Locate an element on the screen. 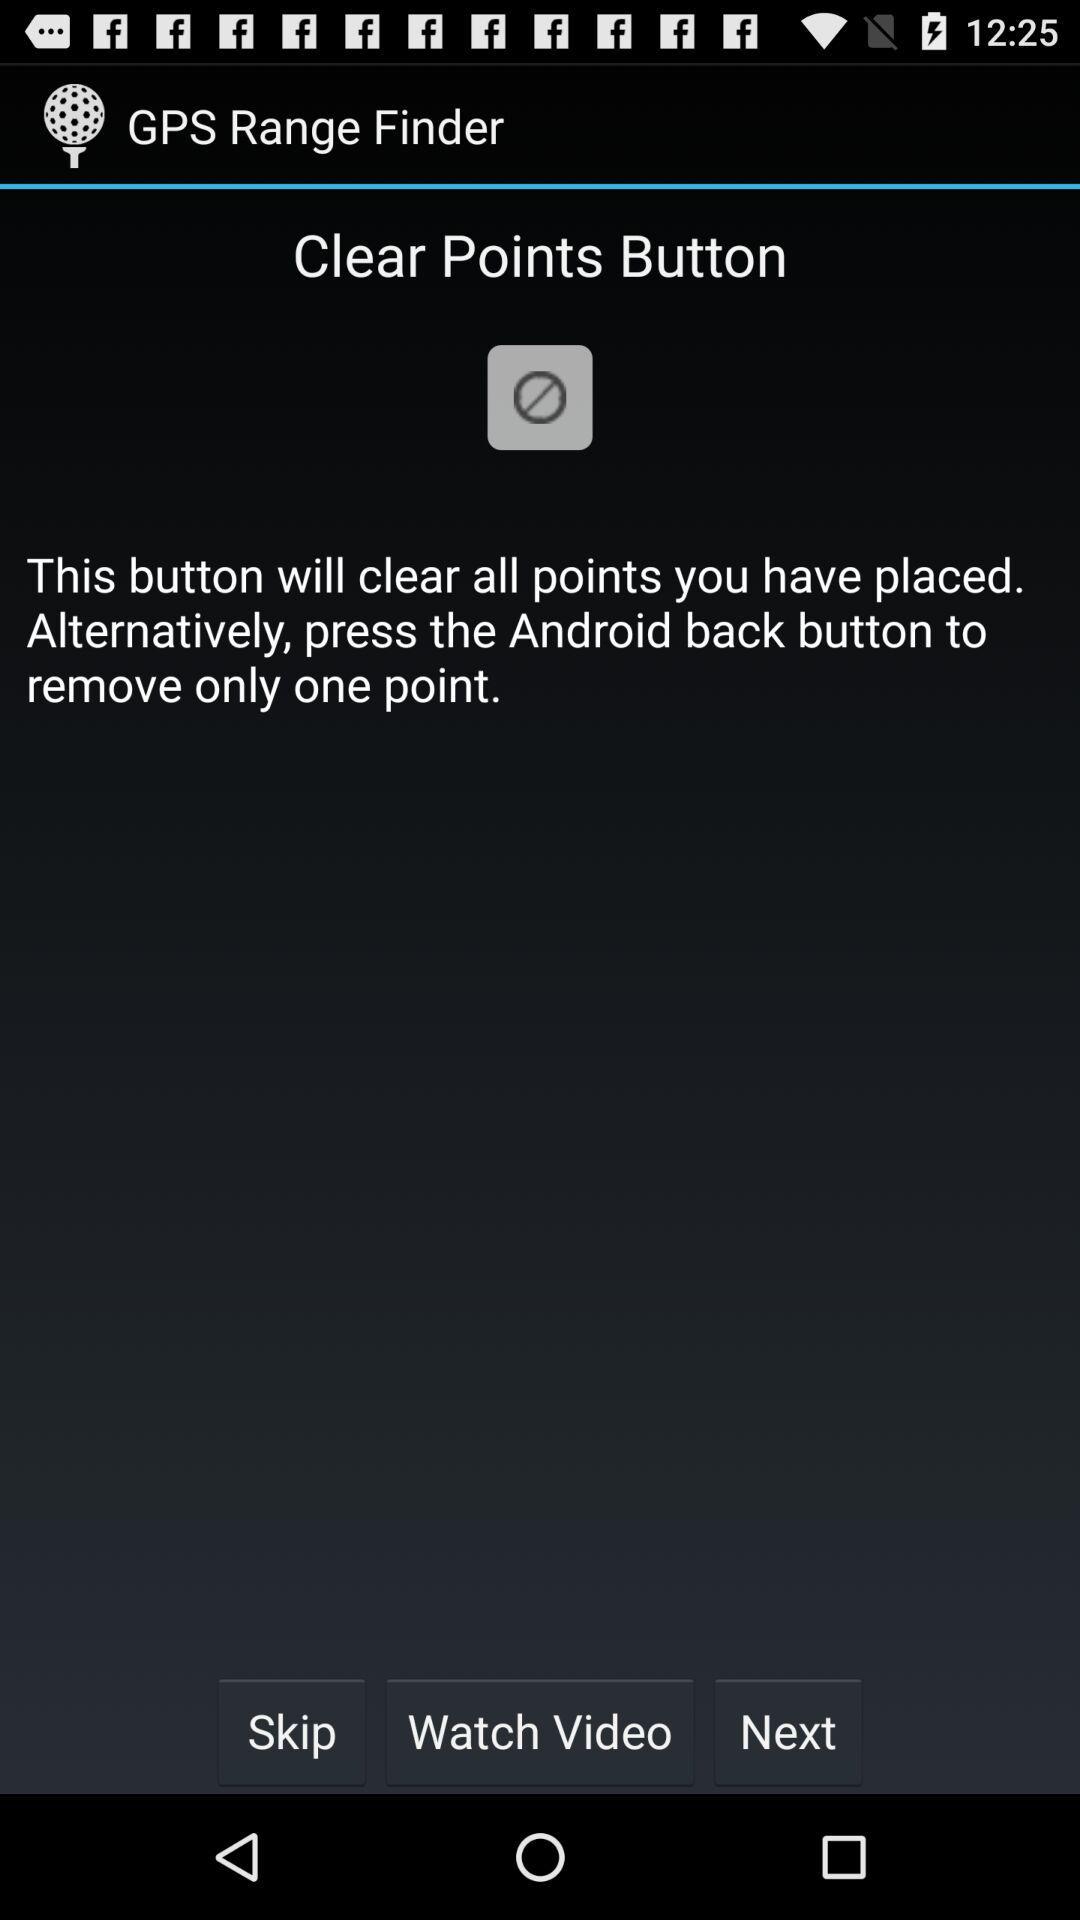 This screenshot has width=1080, height=1920. button next to the next item is located at coordinates (540, 1730).